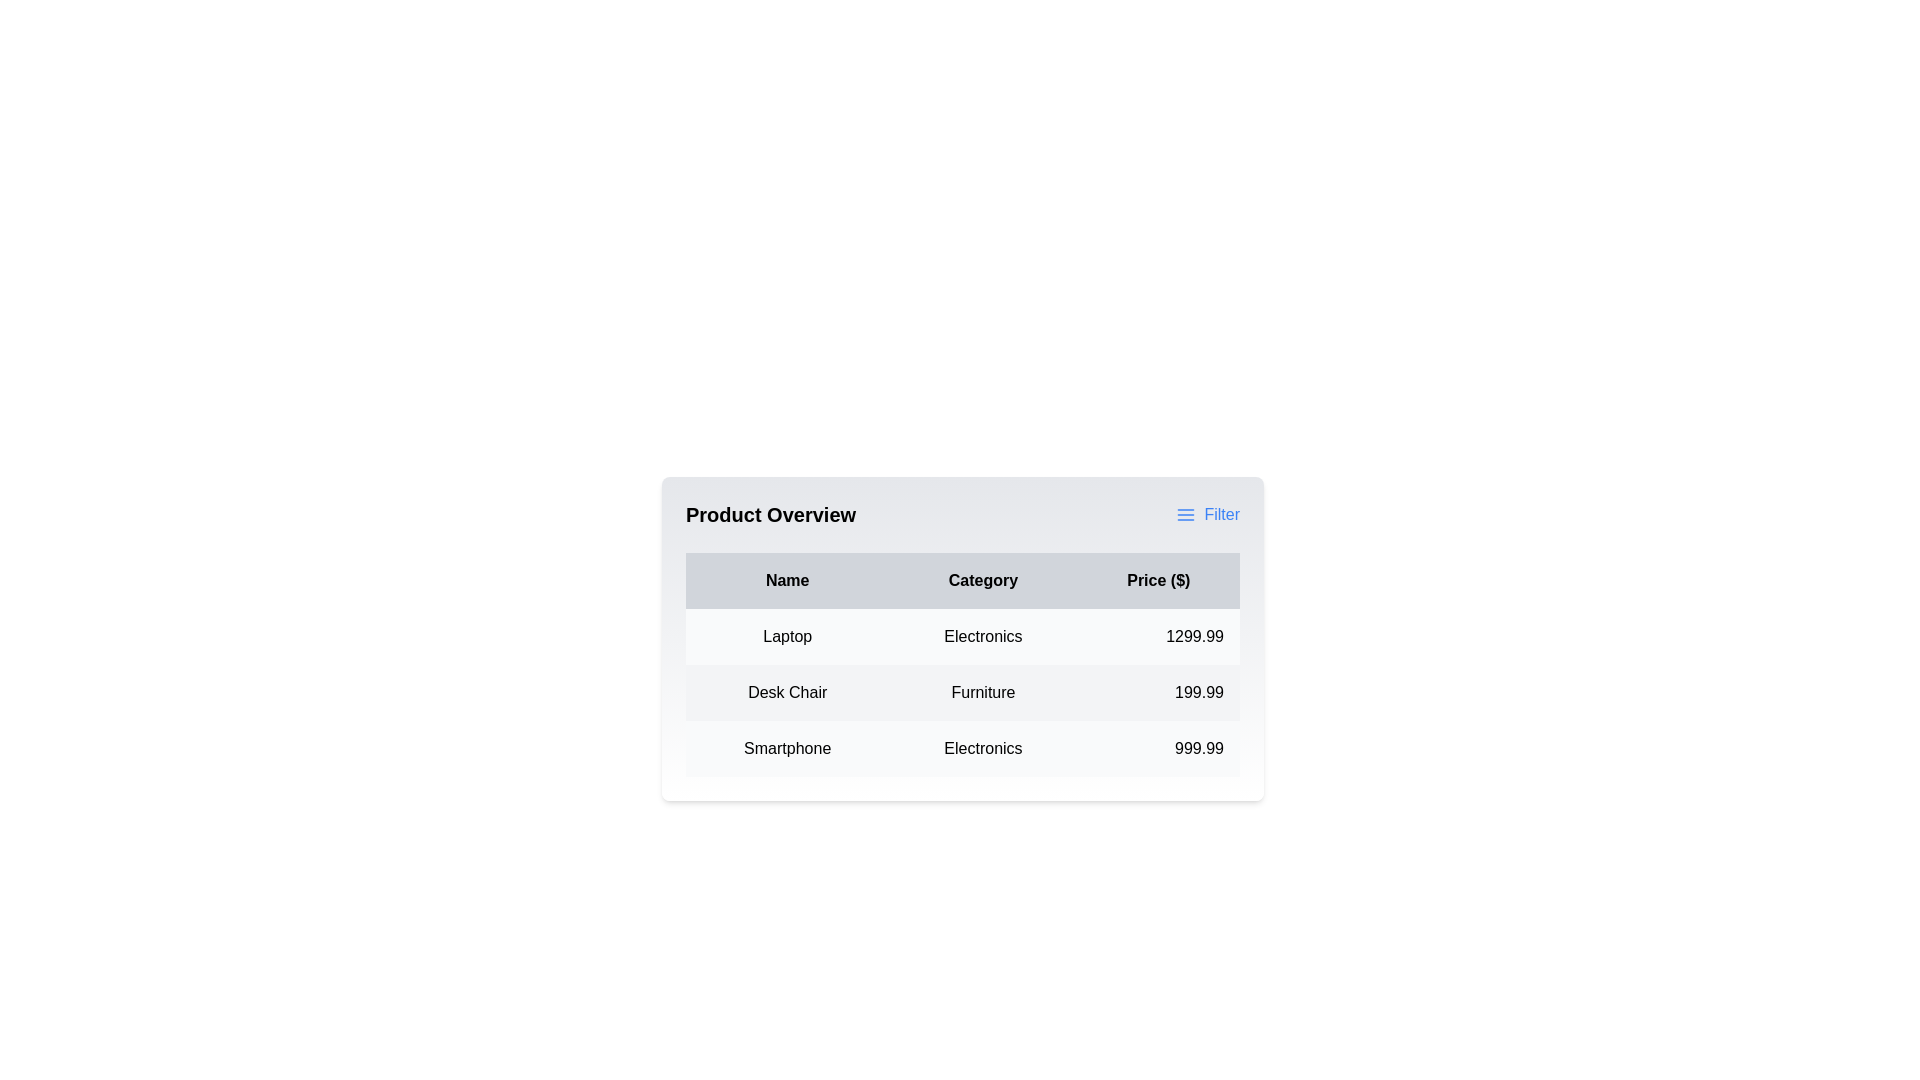 This screenshot has height=1080, width=1920. Describe the element at coordinates (963, 581) in the screenshot. I see `header of the table, which consists of the labels 'Name', 'Category', and 'Price ($)', displayed on a light gray background at the top of the data layout` at that location.